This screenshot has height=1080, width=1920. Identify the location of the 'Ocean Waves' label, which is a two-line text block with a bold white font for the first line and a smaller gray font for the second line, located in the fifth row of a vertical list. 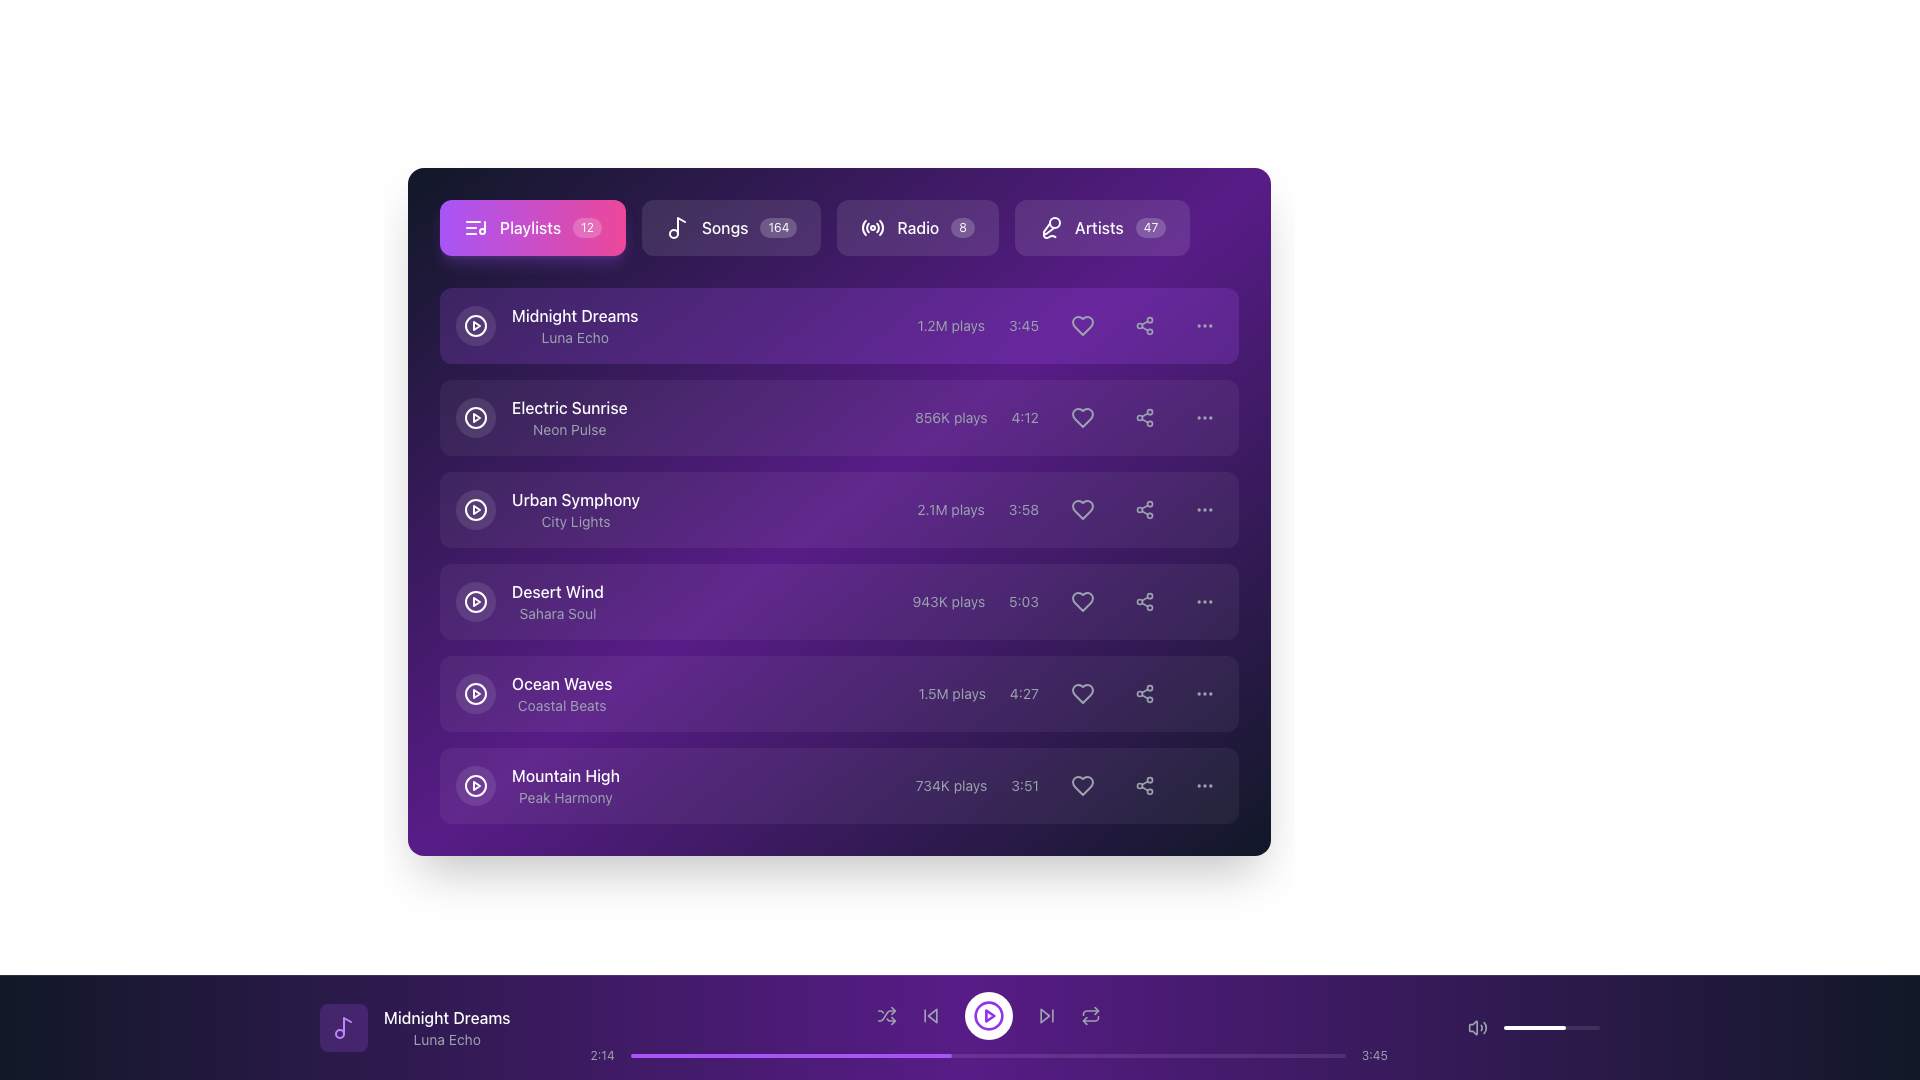
(534, 693).